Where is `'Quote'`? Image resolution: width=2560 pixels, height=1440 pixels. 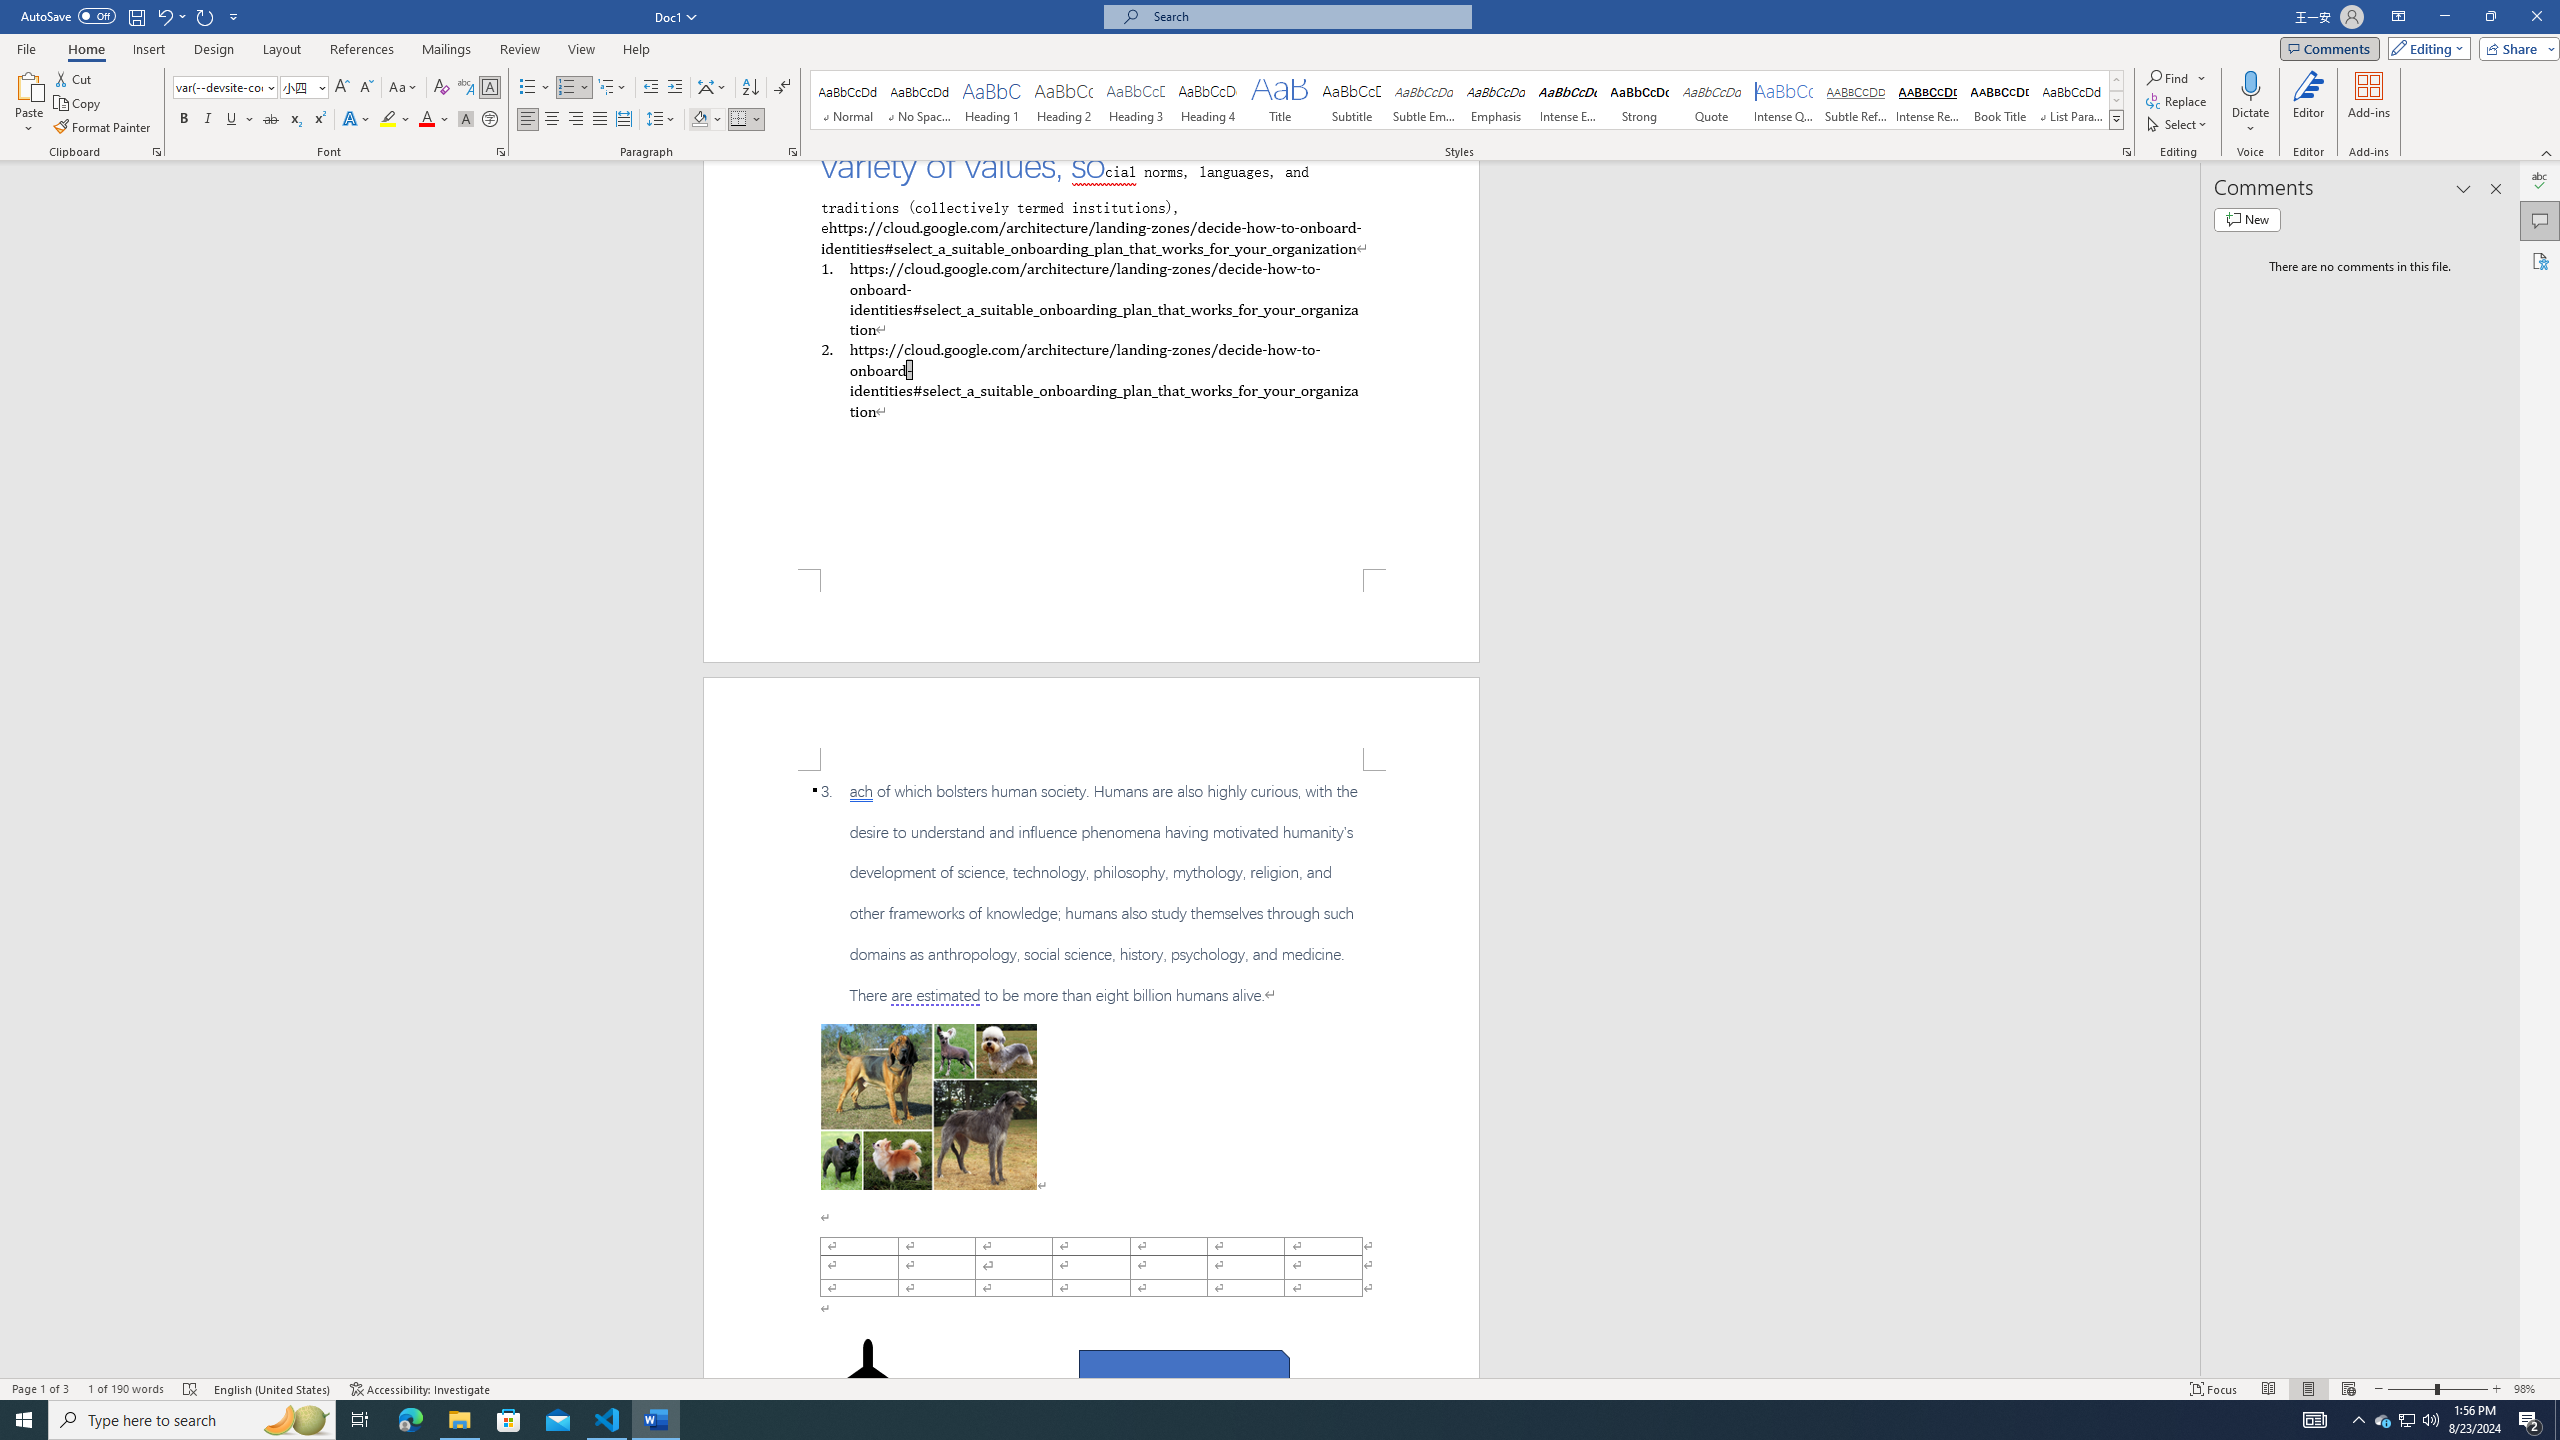 'Quote' is located at coordinates (1712, 99).